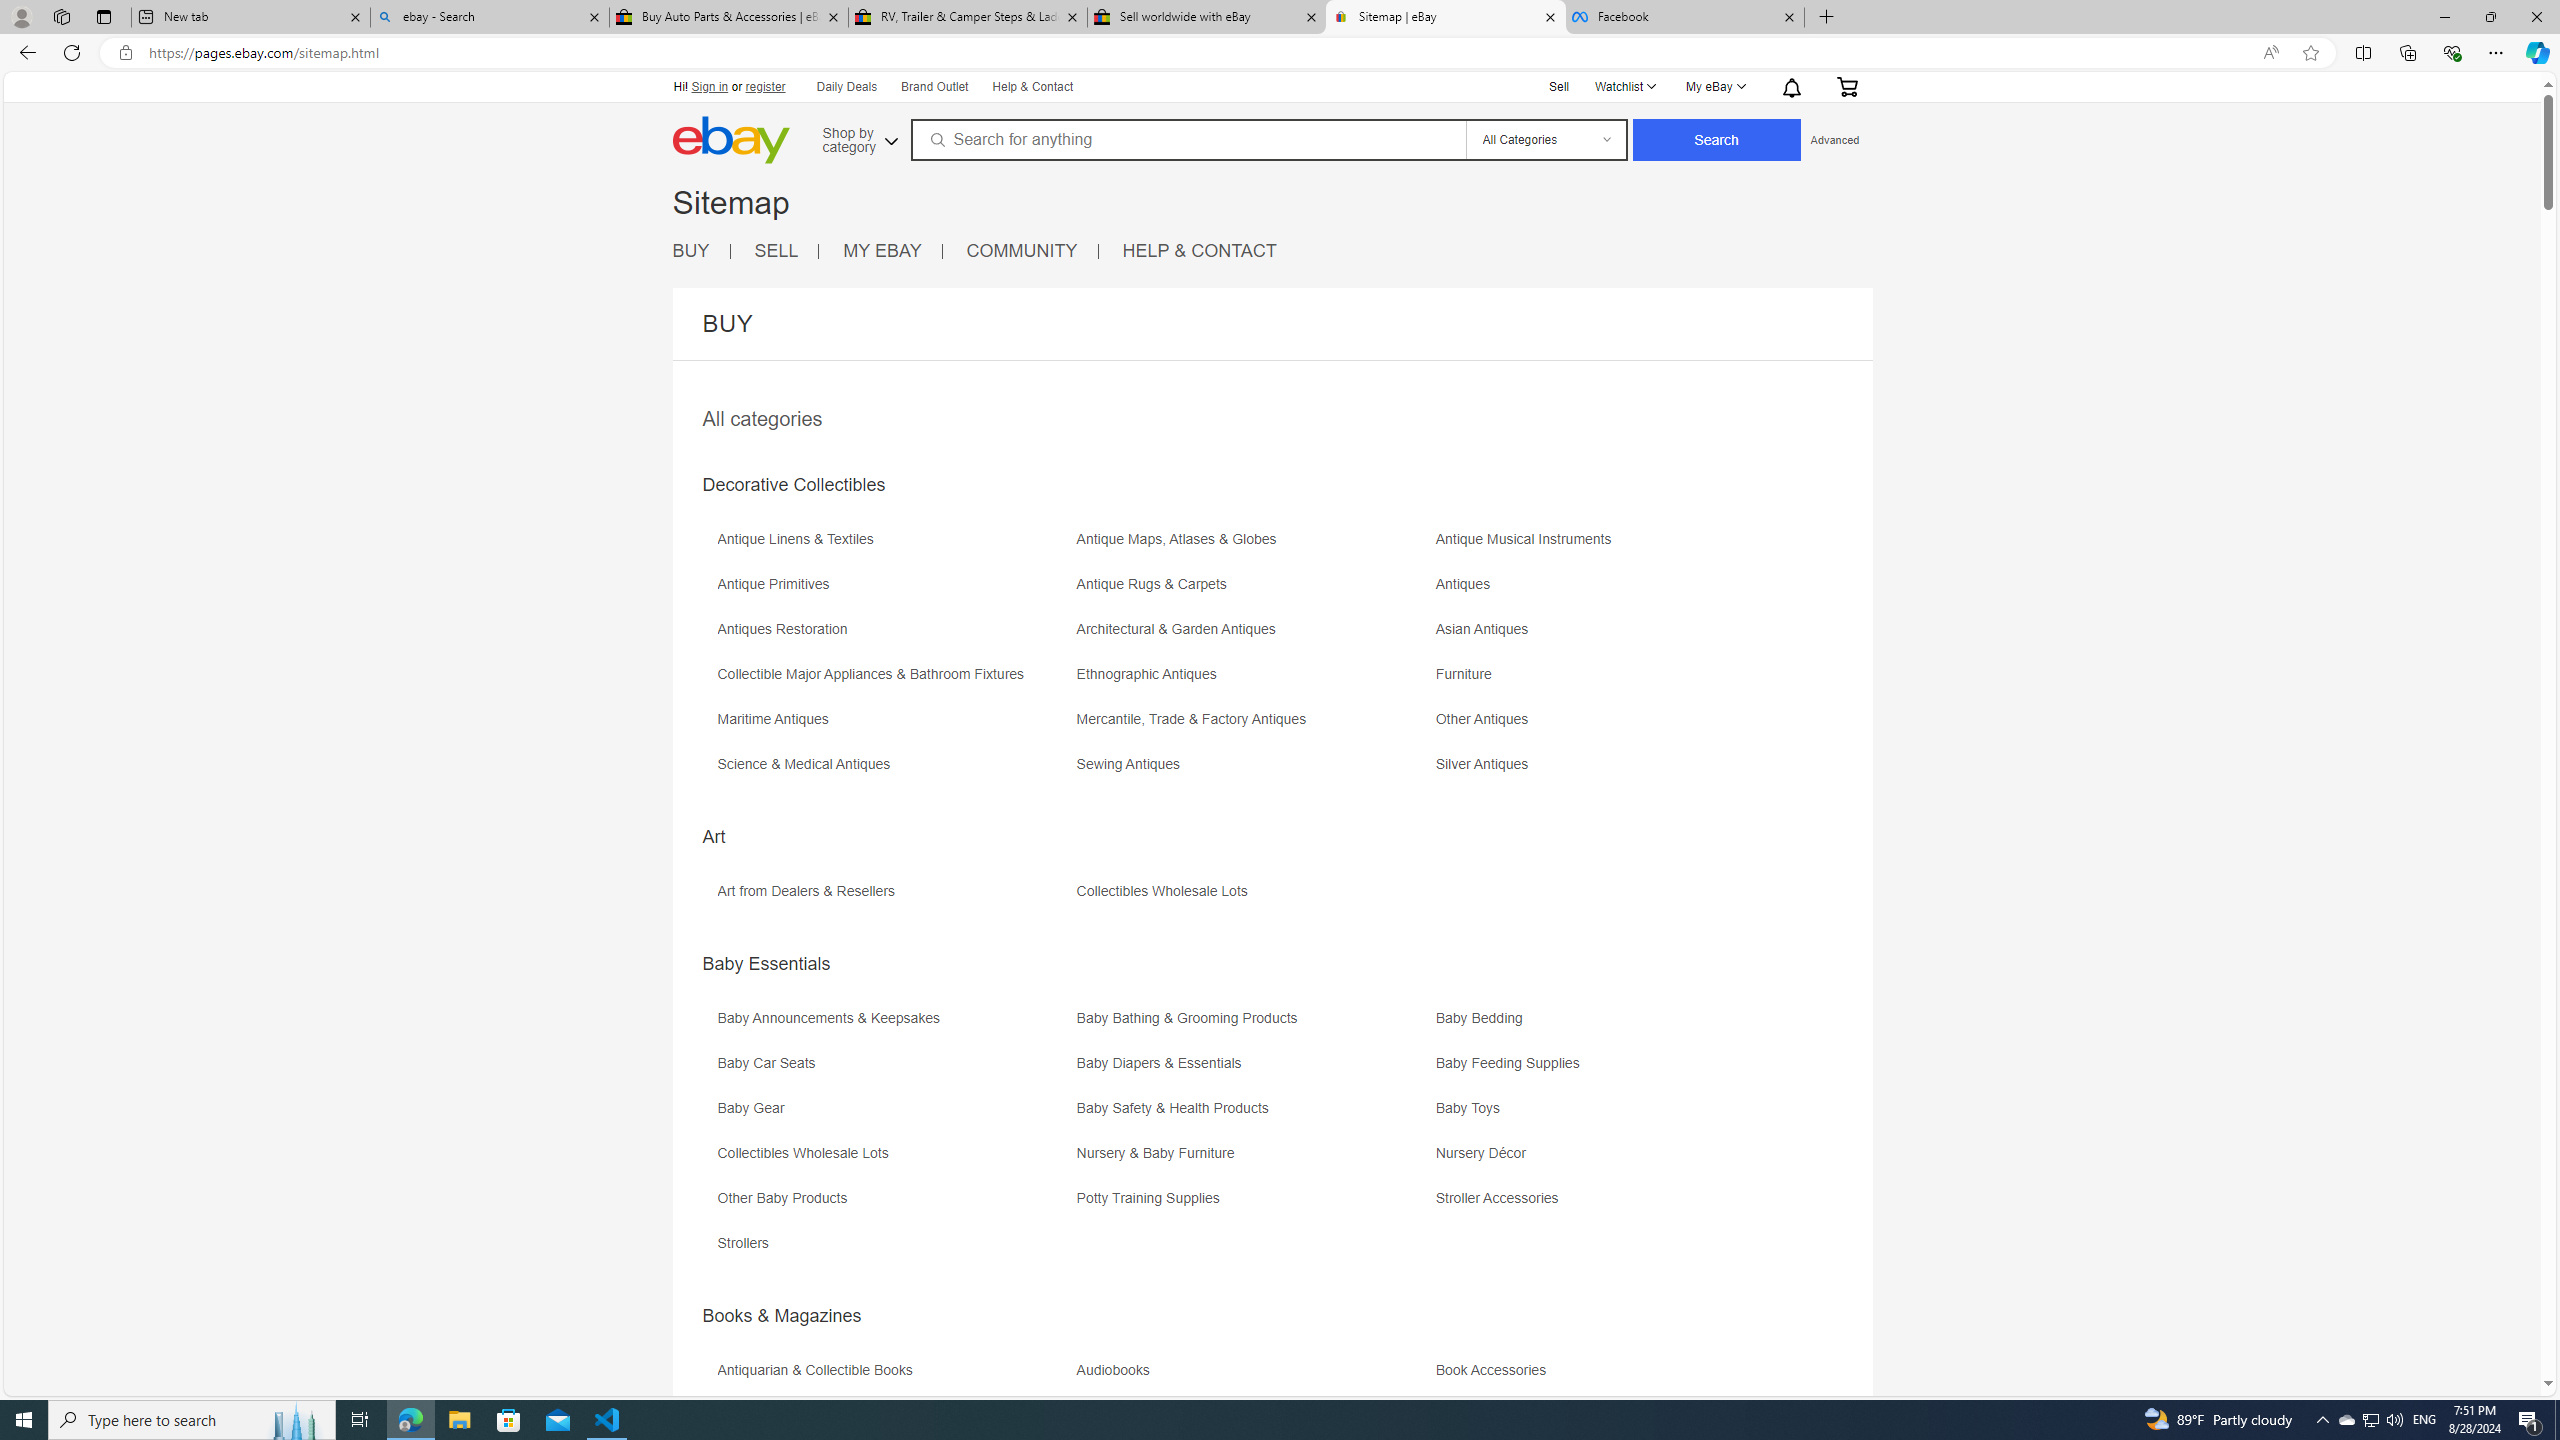 The image size is (2560, 1440). I want to click on 'Daily Deals', so click(843, 87).